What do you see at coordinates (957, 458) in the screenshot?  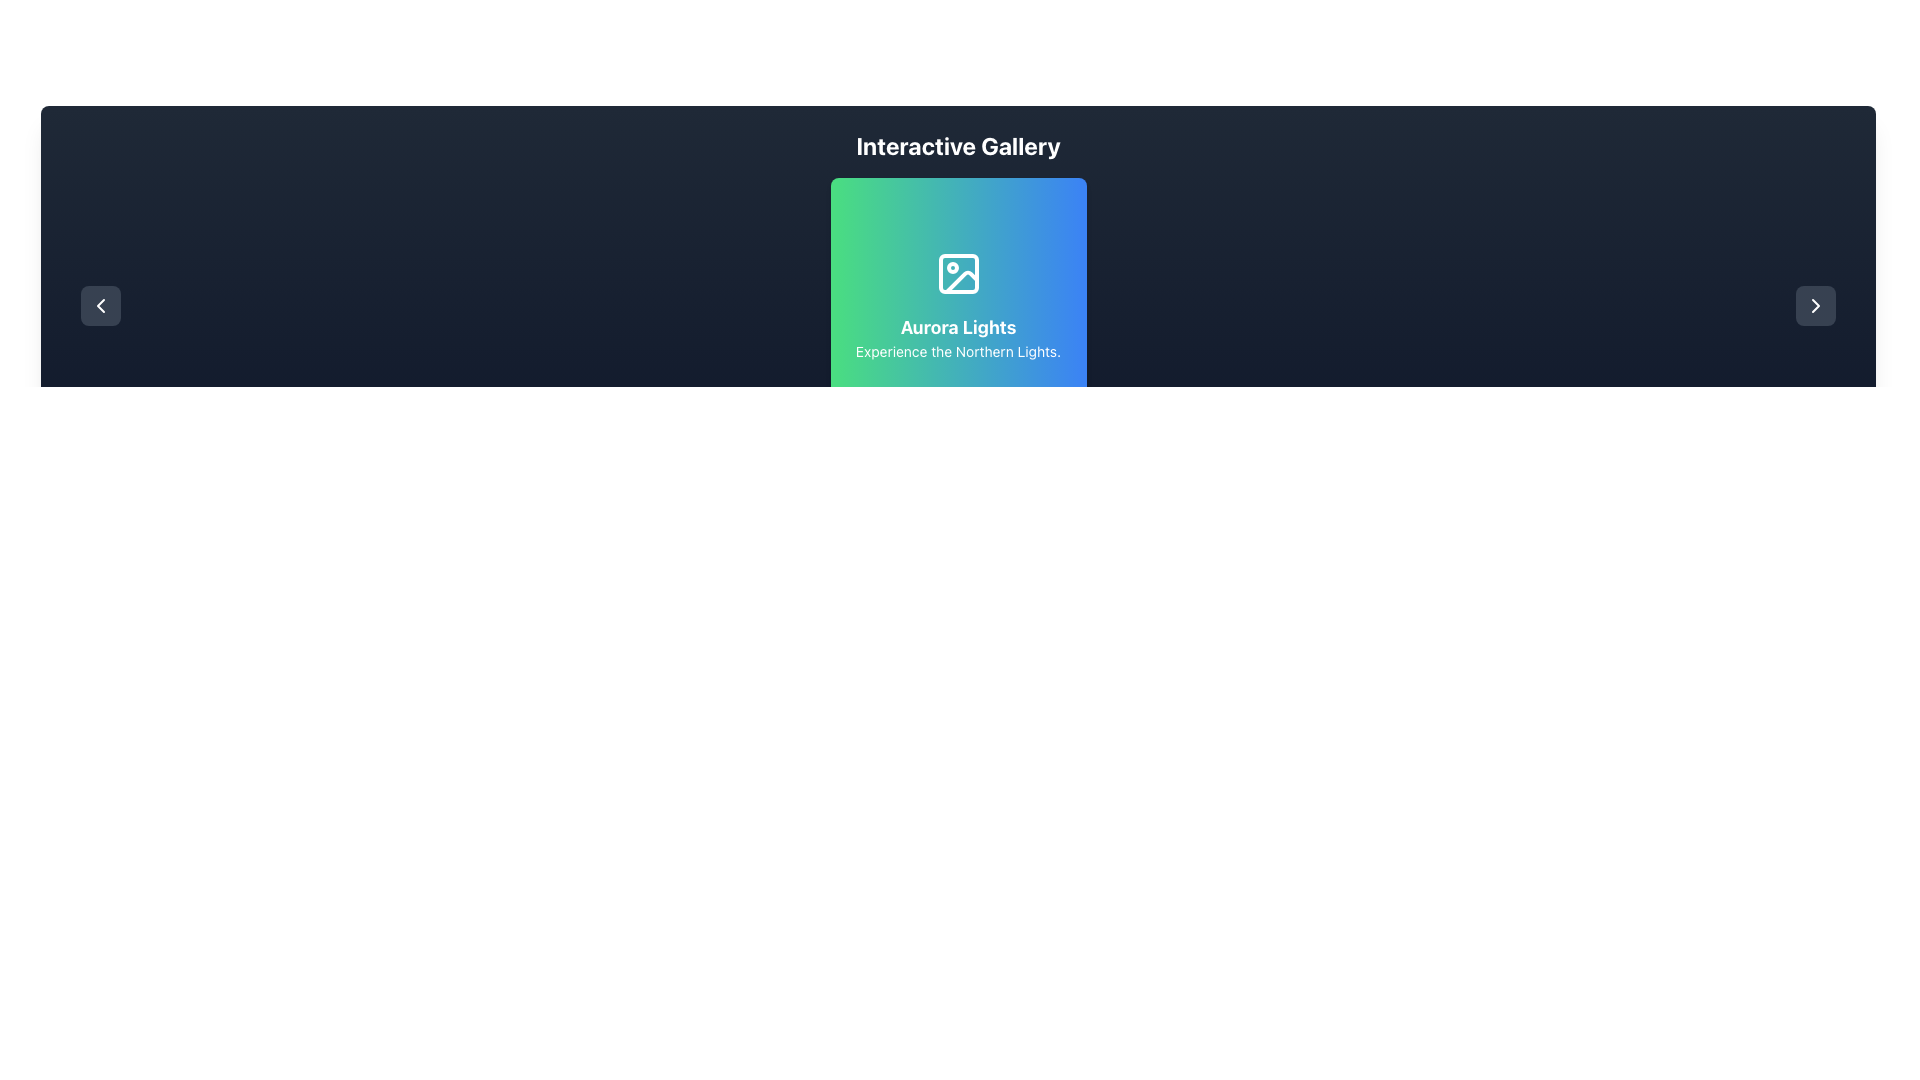 I see `the gray circular navigation dot at the bottom section of the central interface area` at bounding box center [957, 458].